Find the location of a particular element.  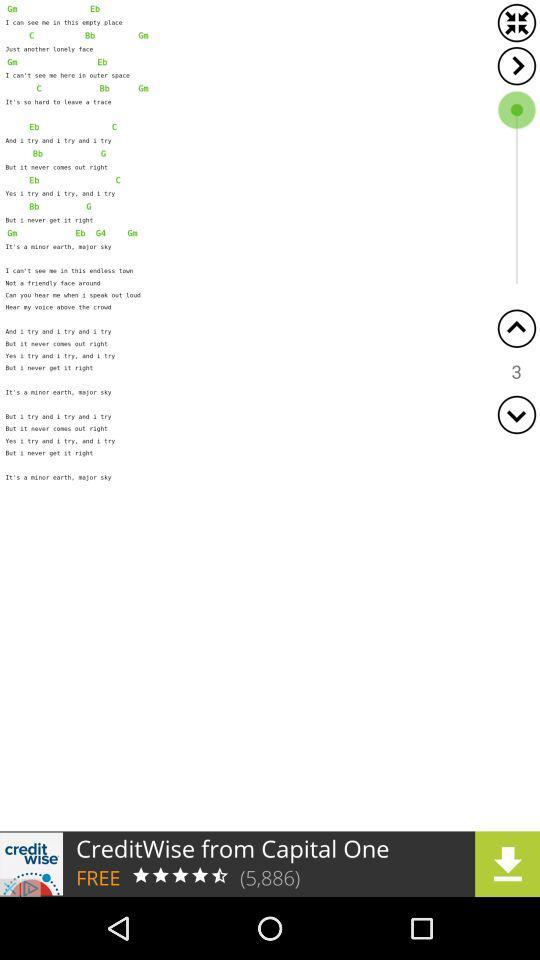

the expand_less icon is located at coordinates (516, 328).